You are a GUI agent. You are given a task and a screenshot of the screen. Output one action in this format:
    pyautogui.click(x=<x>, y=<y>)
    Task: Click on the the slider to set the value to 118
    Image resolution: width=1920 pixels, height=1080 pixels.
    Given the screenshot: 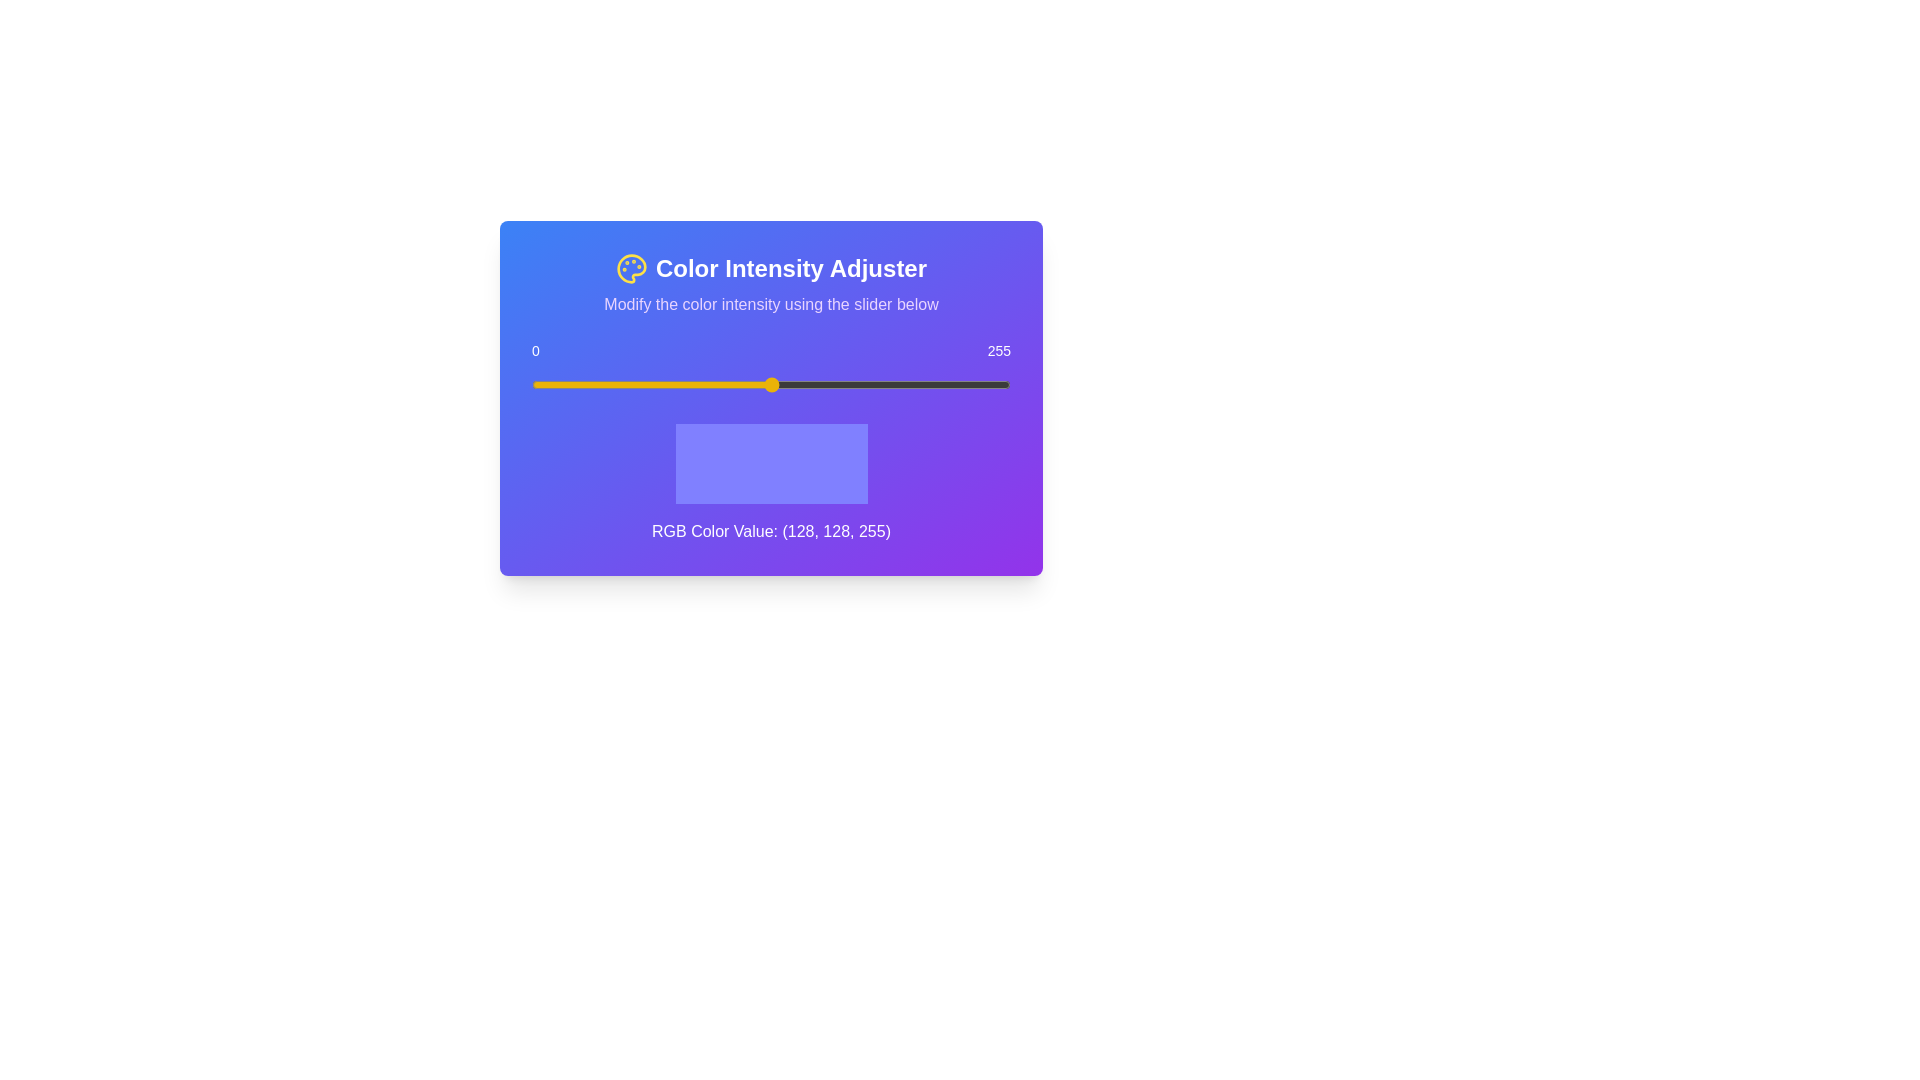 What is the action you would take?
    pyautogui.click(x=752, y=385)
    